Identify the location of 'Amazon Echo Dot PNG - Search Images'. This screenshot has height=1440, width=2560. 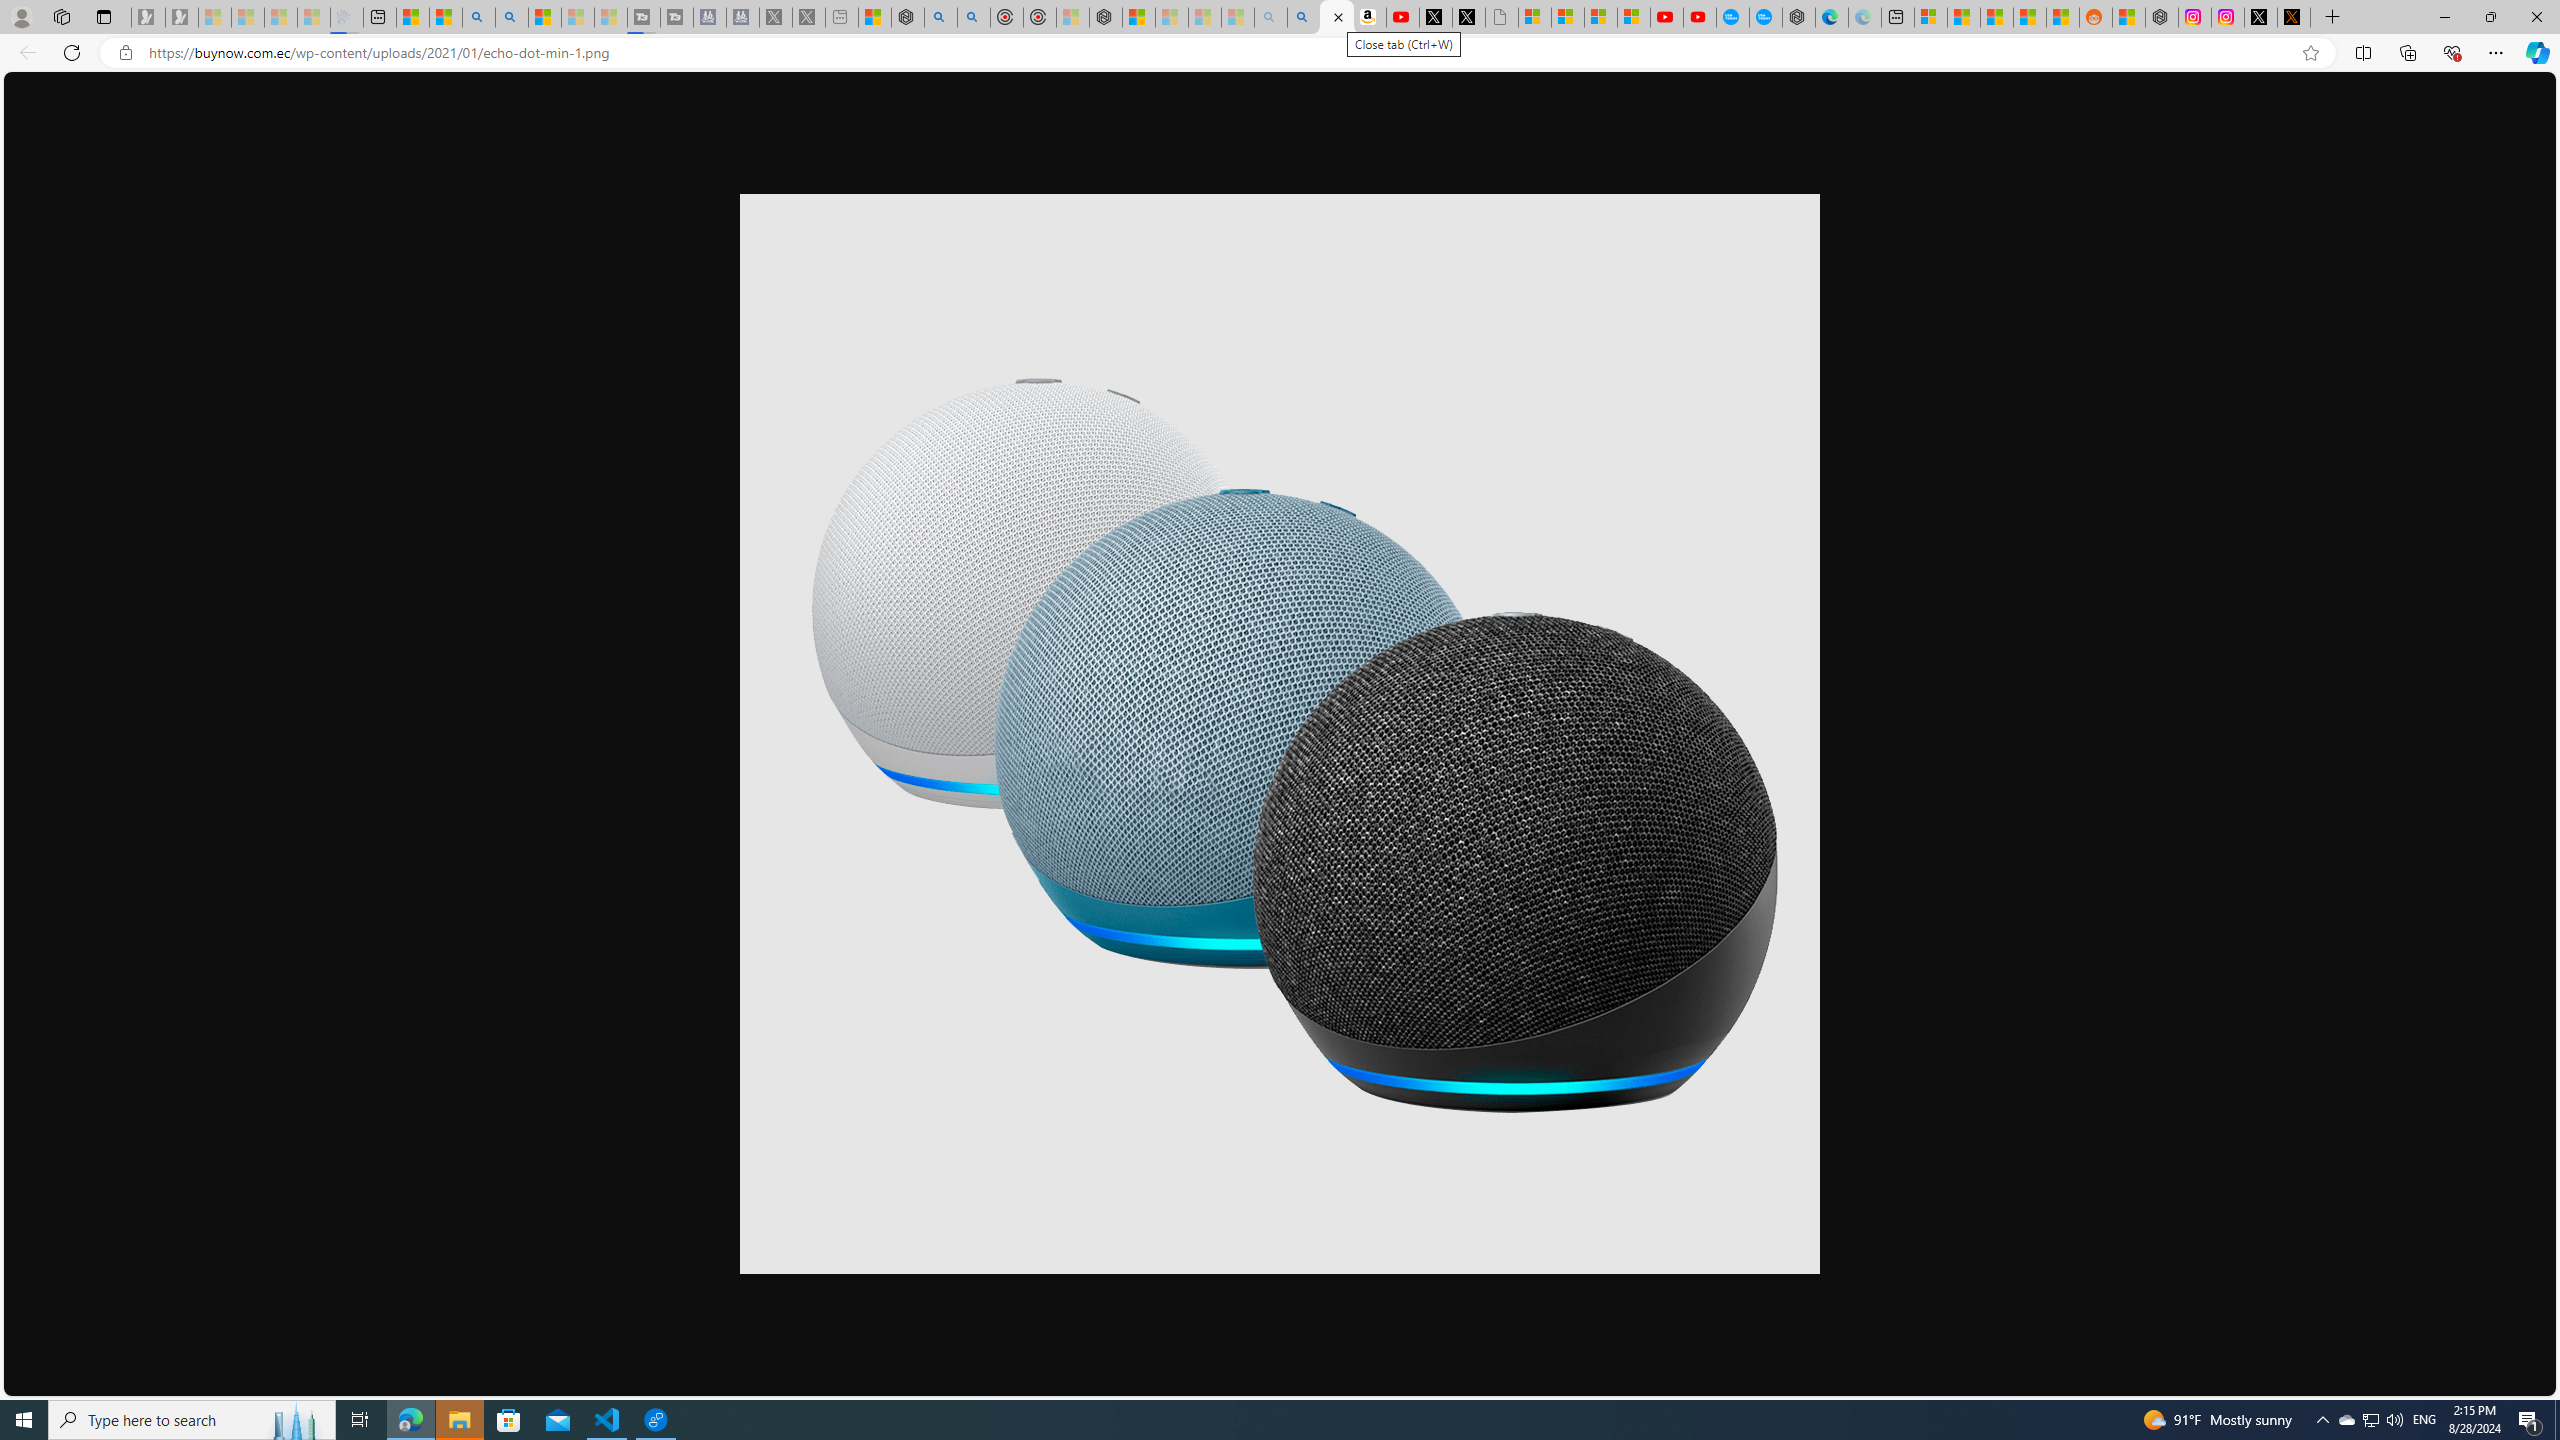
(1304, 16).